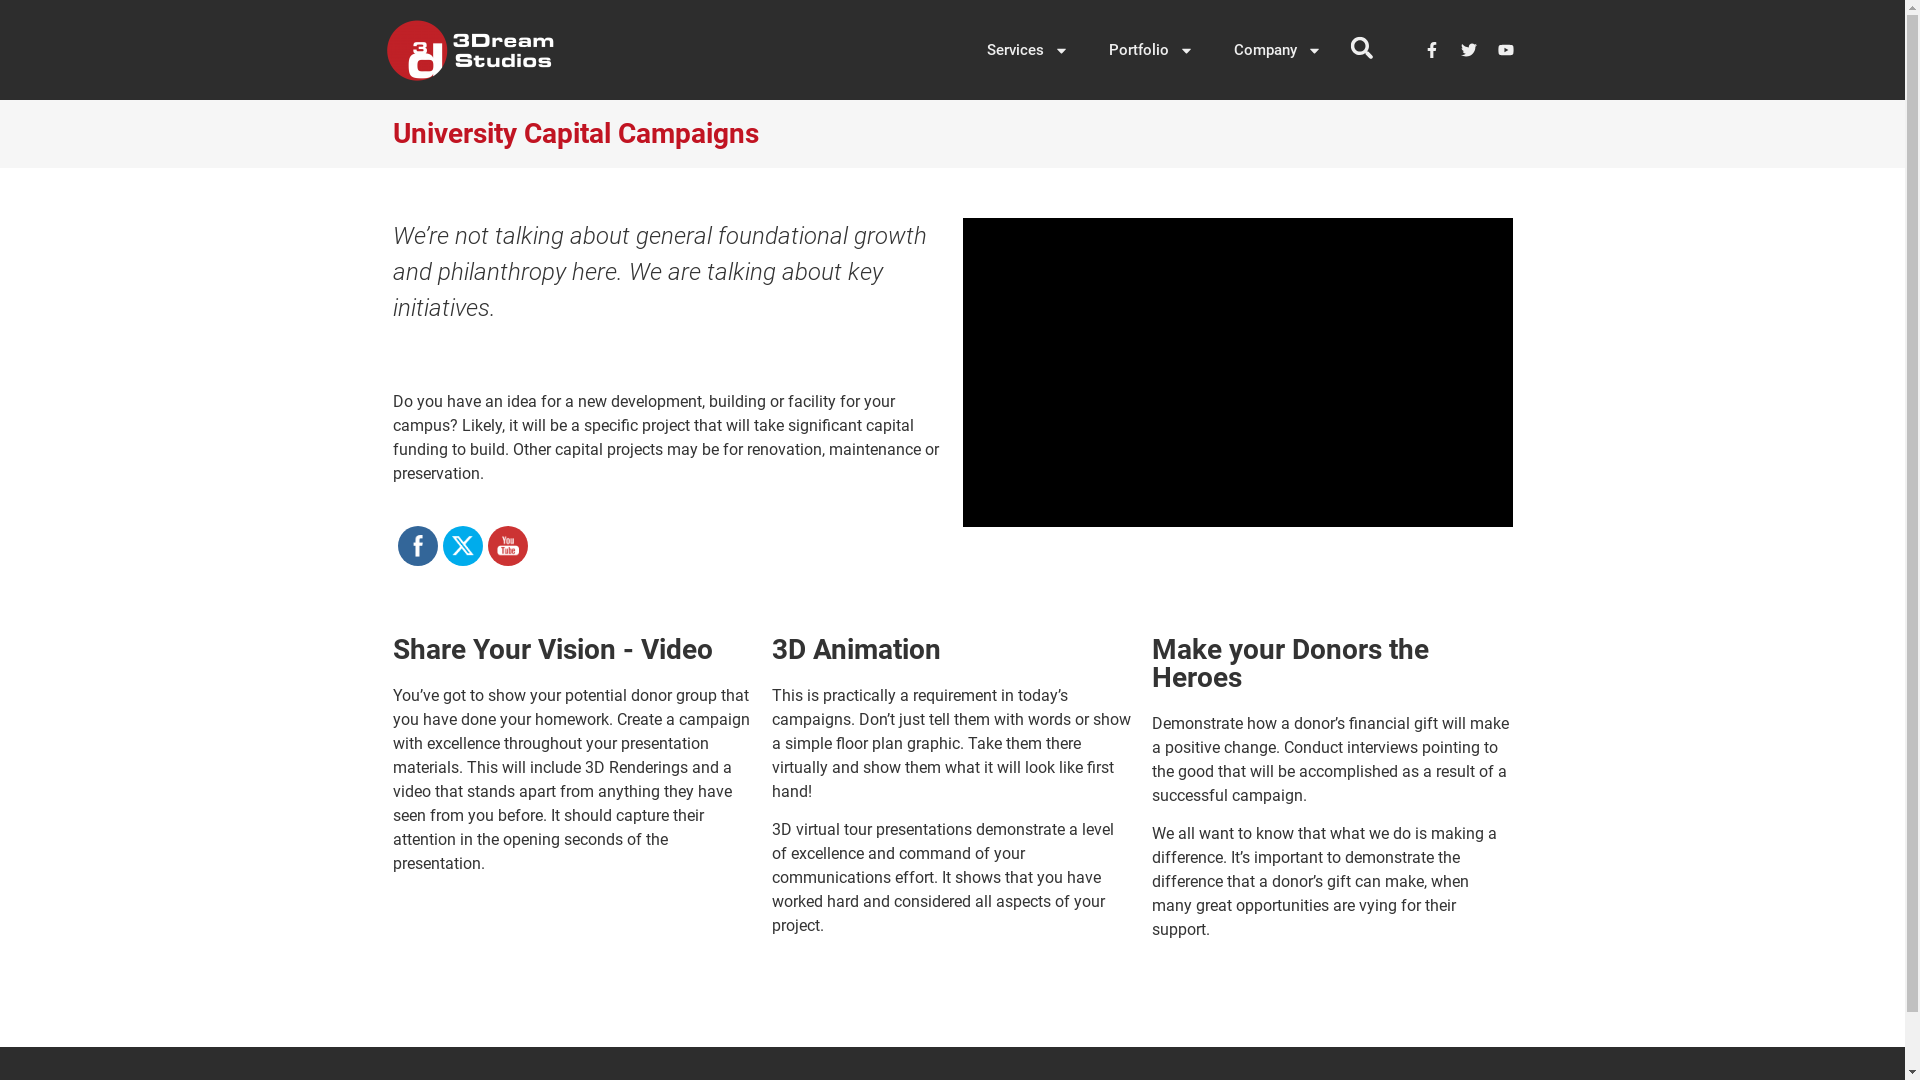  What do you see at coordinates (1236, 372) in the screenshot?
I see `'vimeo Video Player'` at bounding box center [1236, 372].